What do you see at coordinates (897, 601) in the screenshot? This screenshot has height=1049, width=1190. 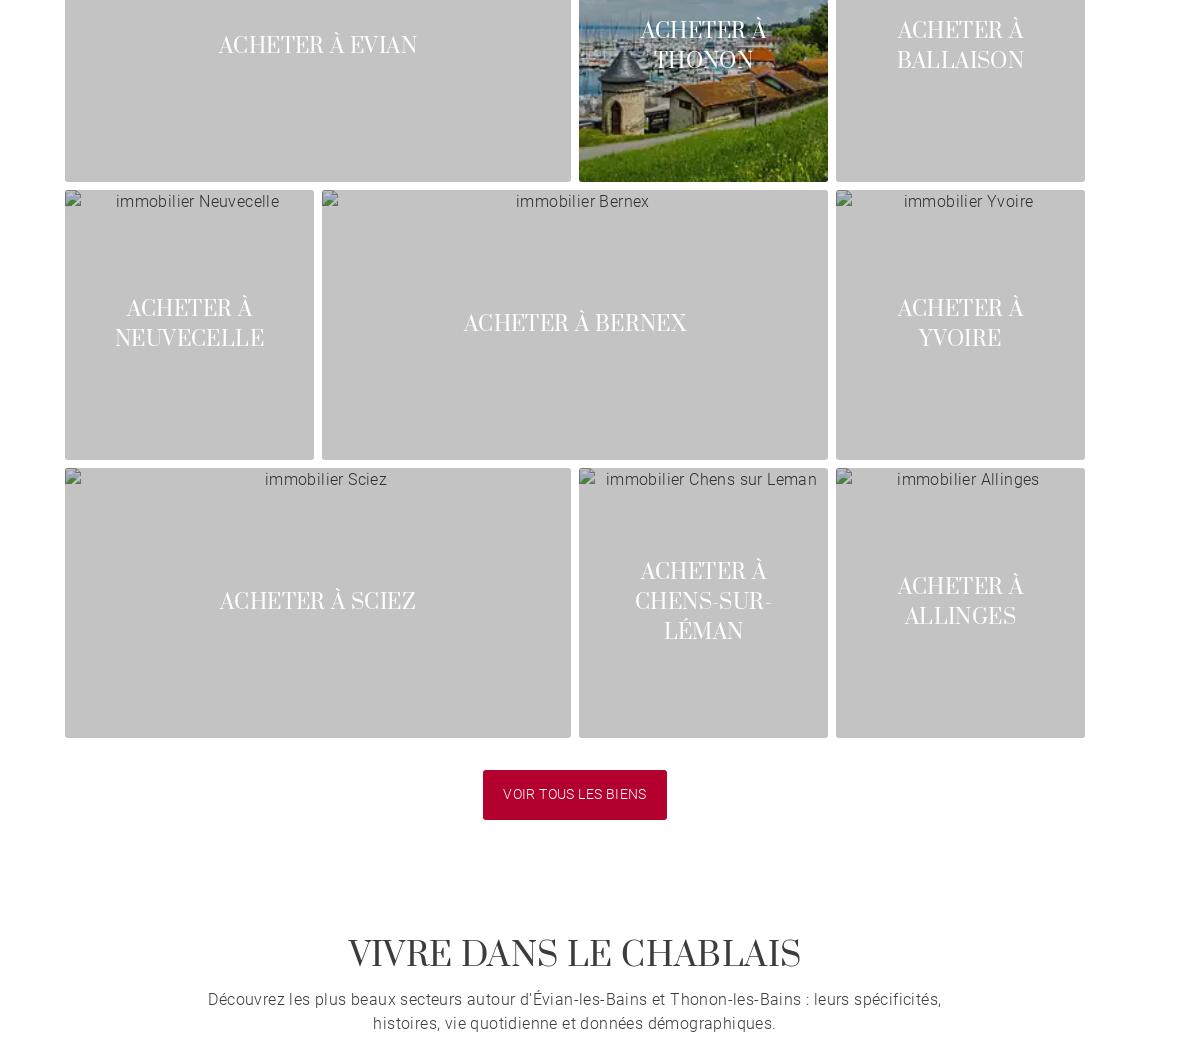 I see `'Acheter à Allinges'` at bounding box center [897, 601].